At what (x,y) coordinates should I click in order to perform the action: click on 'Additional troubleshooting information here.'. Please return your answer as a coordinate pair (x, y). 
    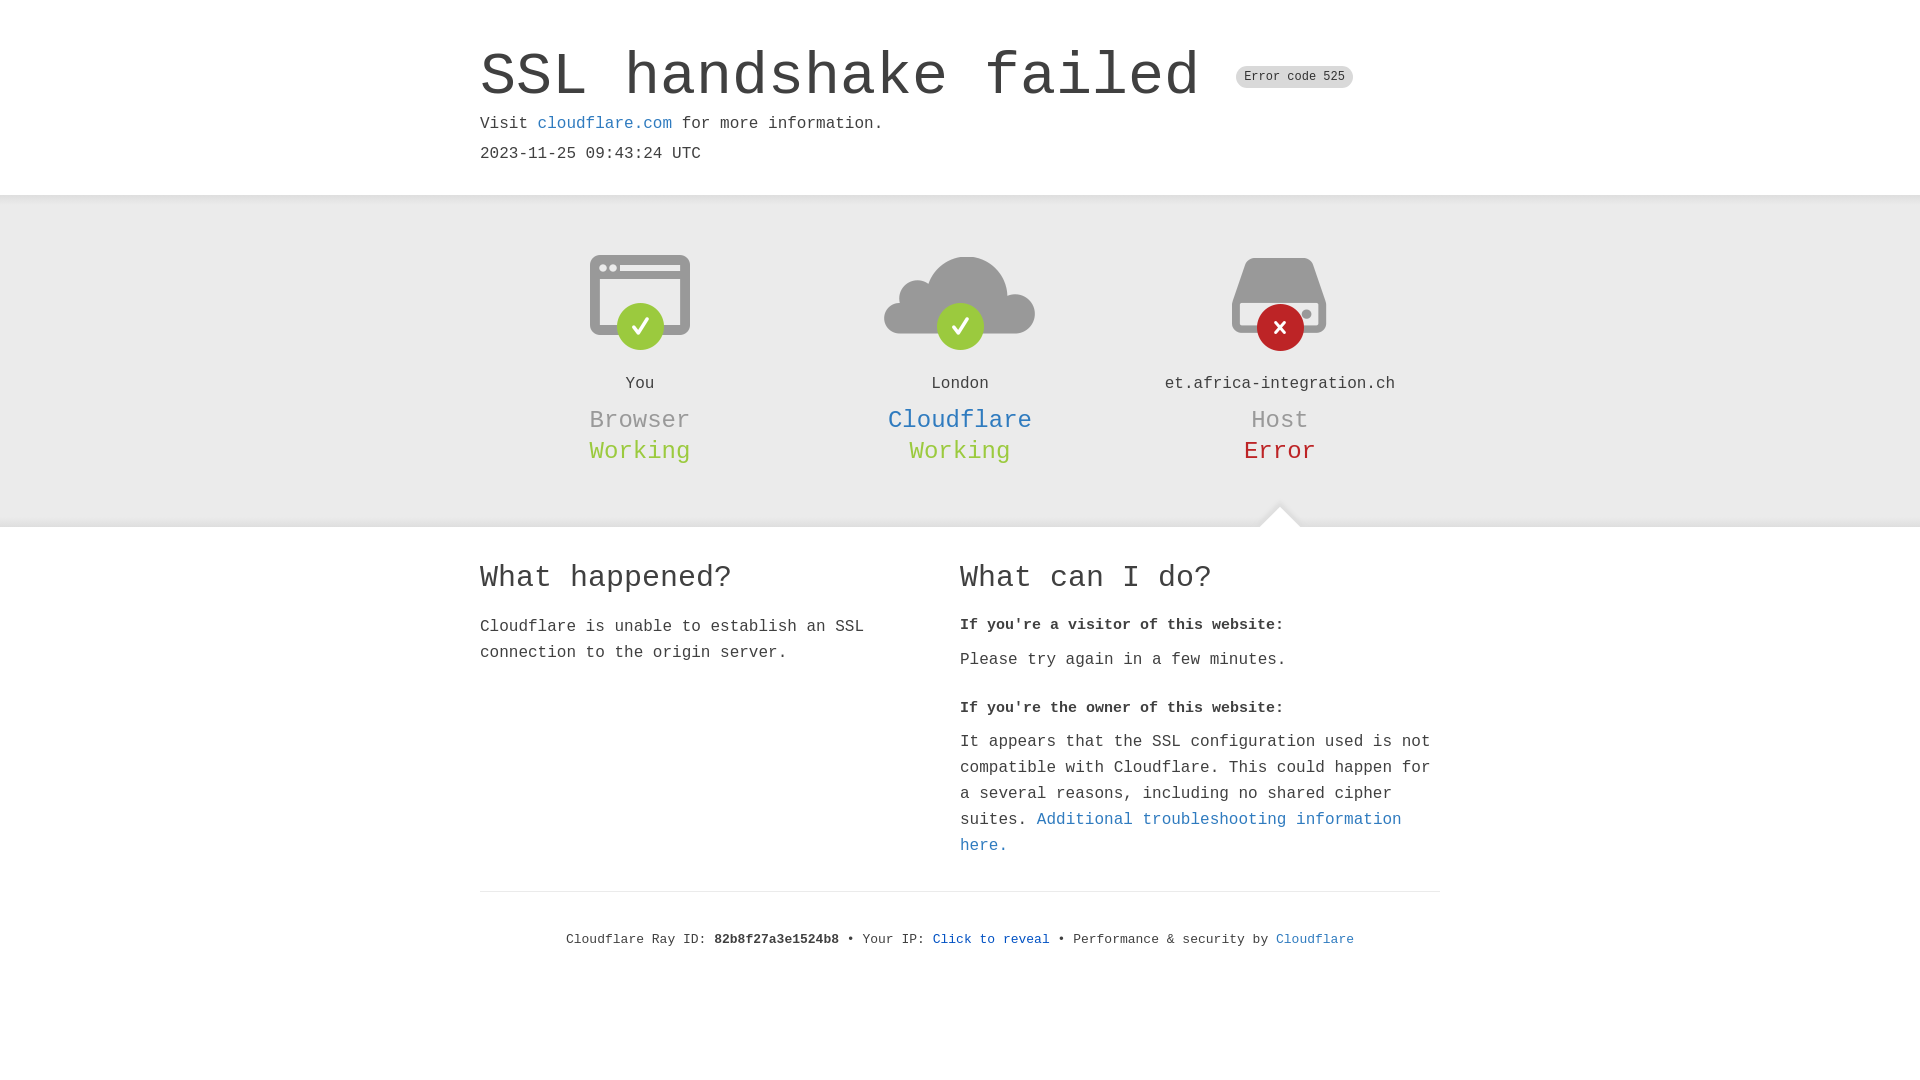
    Looking at the image, I should click on (1180, 833).